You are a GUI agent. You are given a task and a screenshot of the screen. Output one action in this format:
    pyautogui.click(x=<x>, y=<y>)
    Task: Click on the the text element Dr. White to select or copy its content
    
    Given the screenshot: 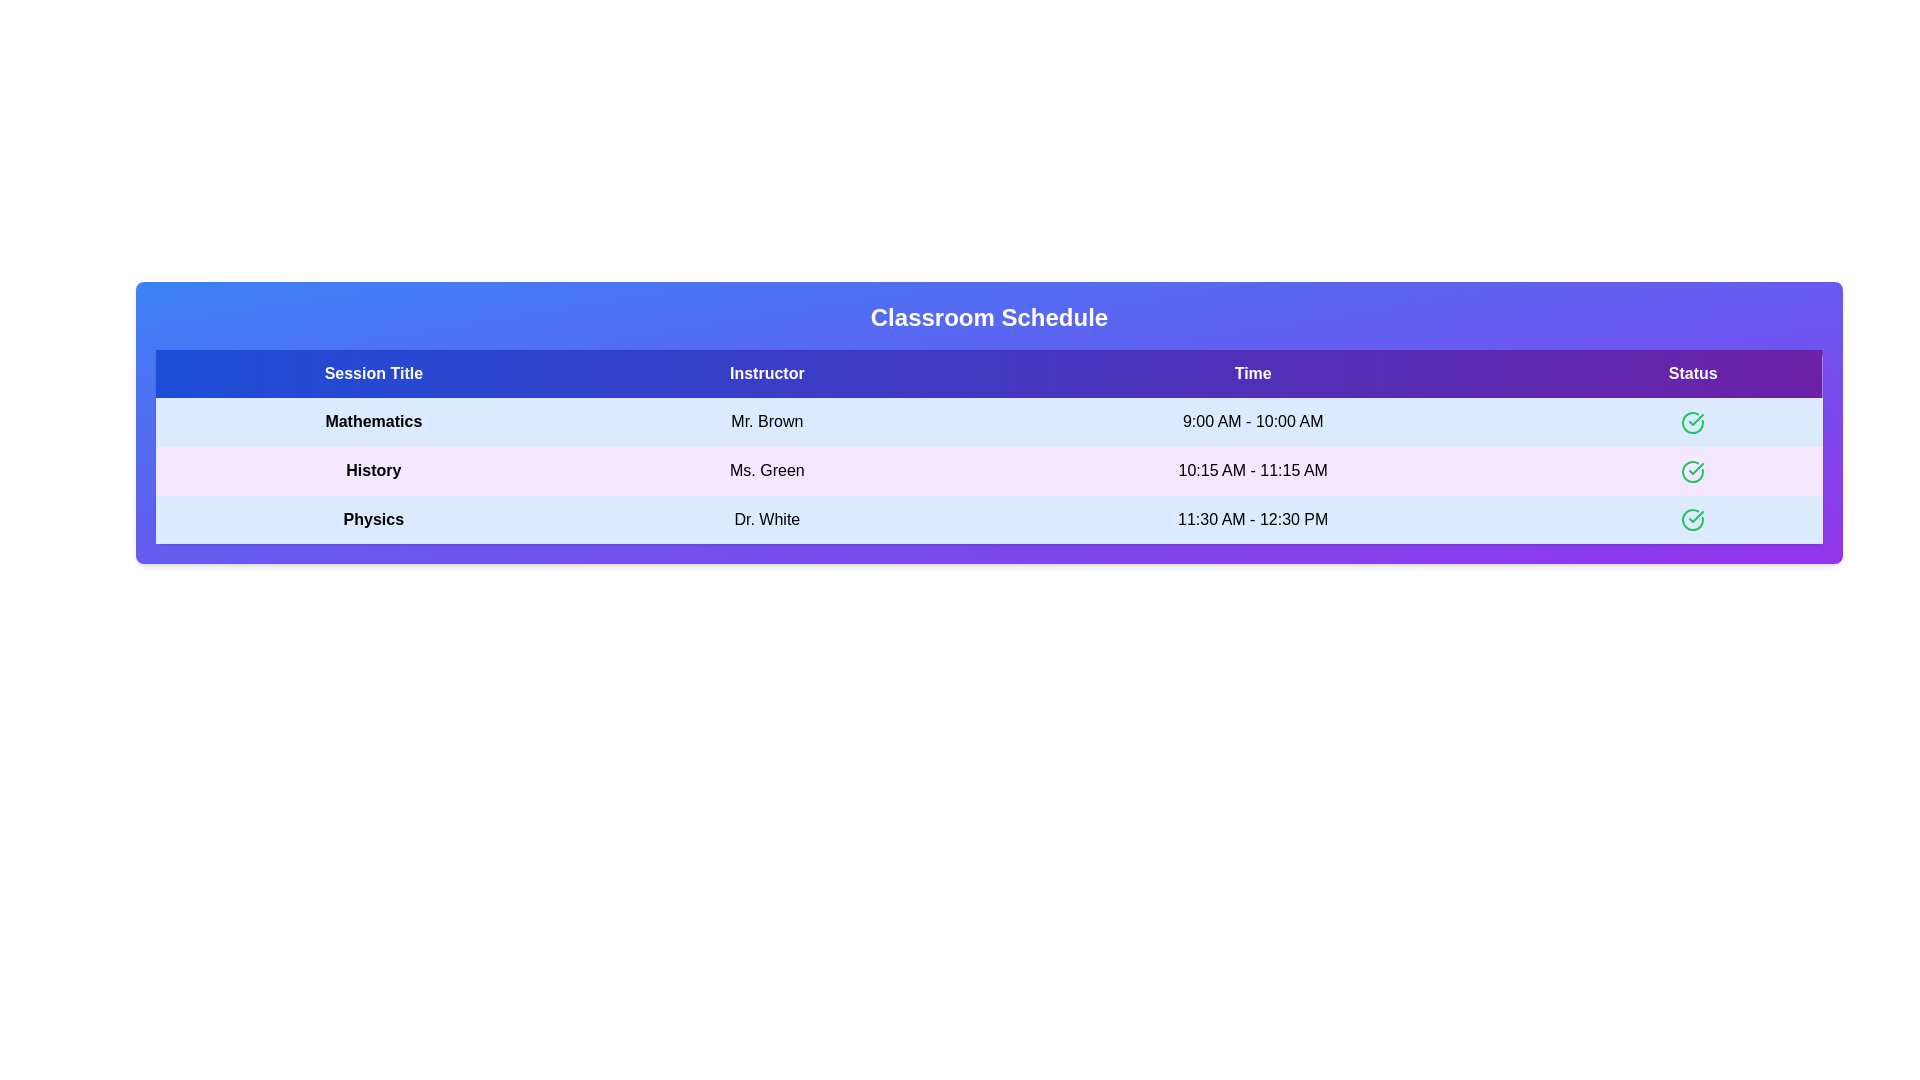 What is the action you would take?
    pyautogui.click(x=766, y=519)
    